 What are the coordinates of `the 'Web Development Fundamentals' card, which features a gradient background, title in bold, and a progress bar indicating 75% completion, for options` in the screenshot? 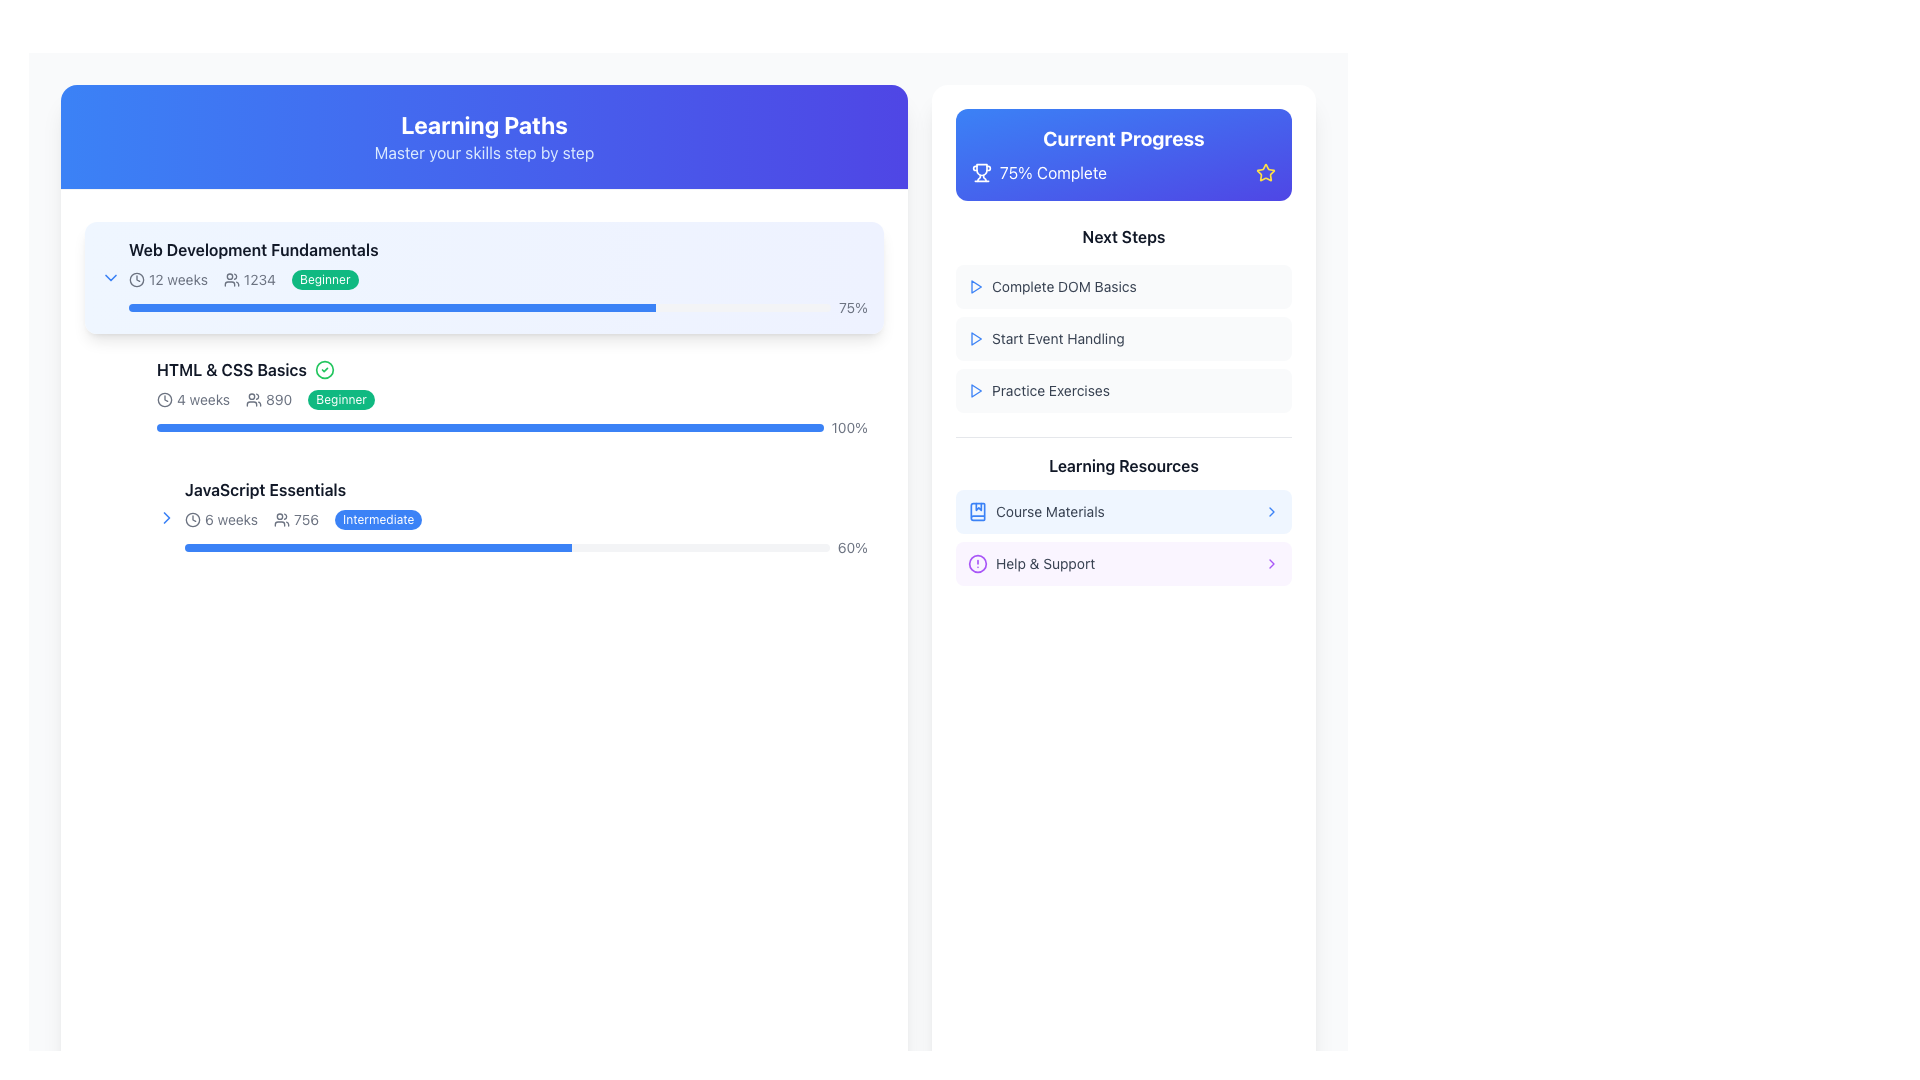 It's located at (484, 277).